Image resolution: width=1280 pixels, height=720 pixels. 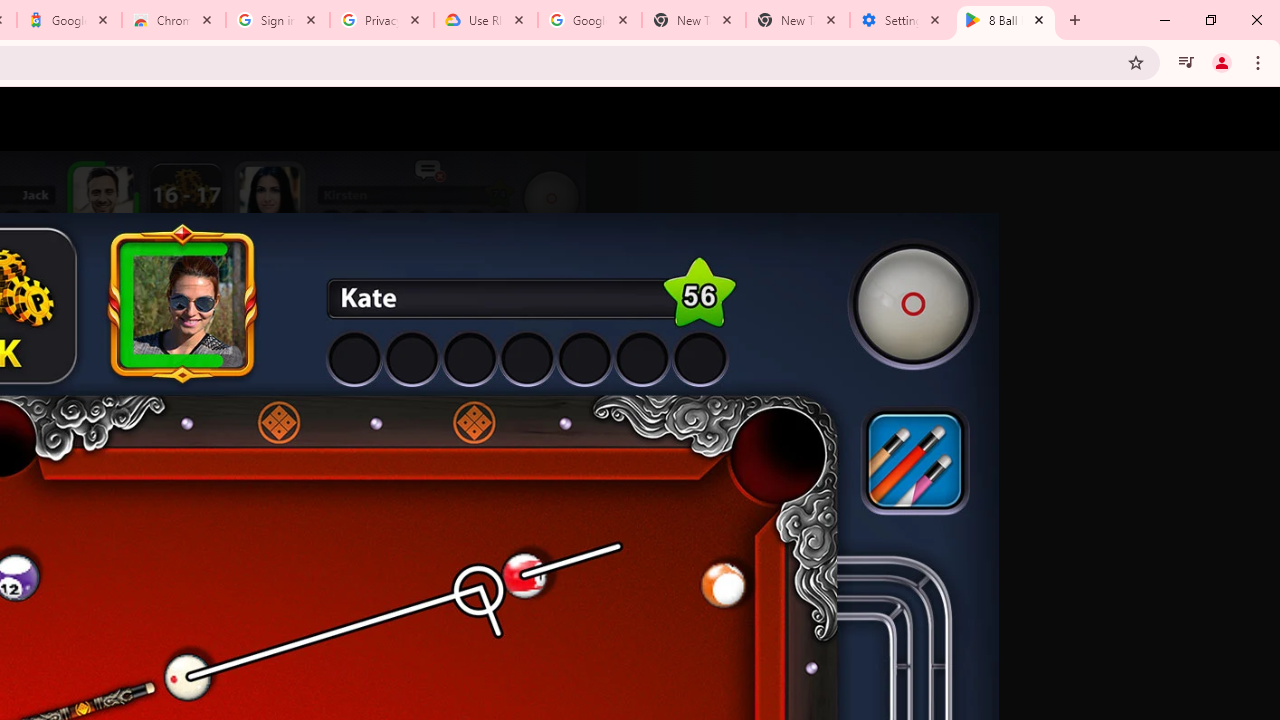 I want to click on 'New Tab', so click(x=797, y=20).